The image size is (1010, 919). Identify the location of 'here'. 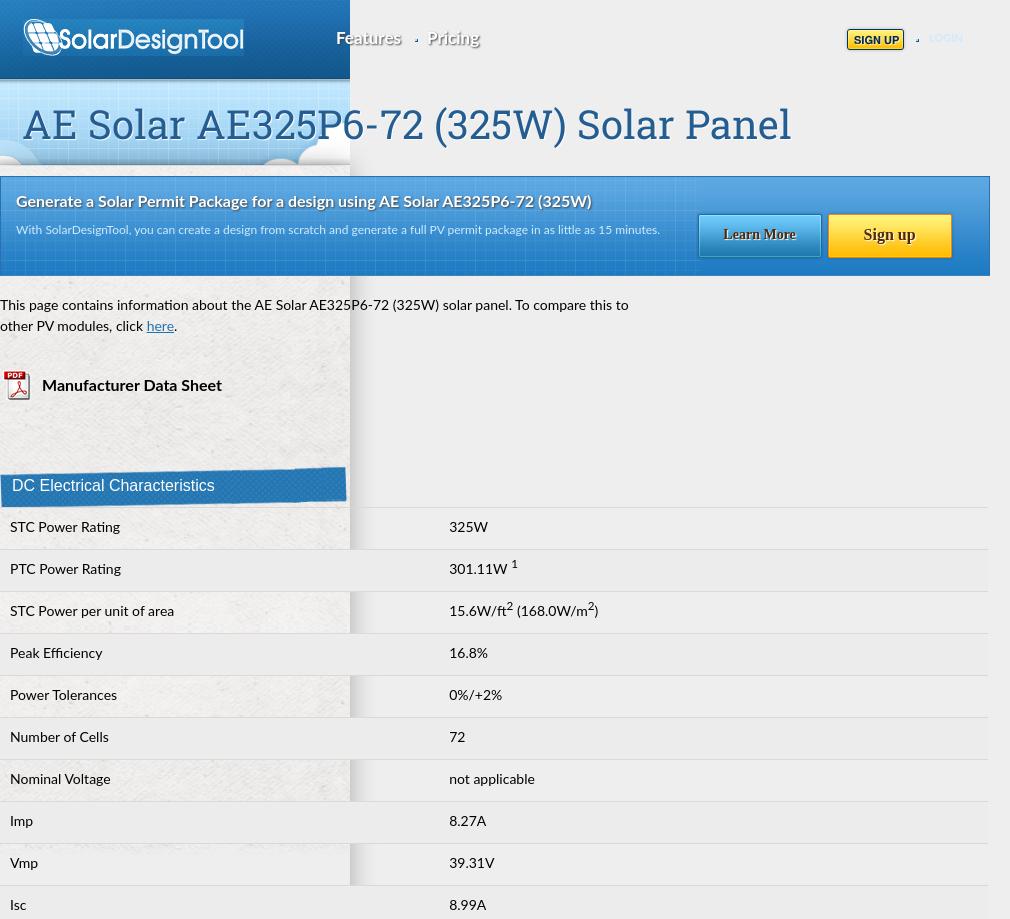
(158, 325).